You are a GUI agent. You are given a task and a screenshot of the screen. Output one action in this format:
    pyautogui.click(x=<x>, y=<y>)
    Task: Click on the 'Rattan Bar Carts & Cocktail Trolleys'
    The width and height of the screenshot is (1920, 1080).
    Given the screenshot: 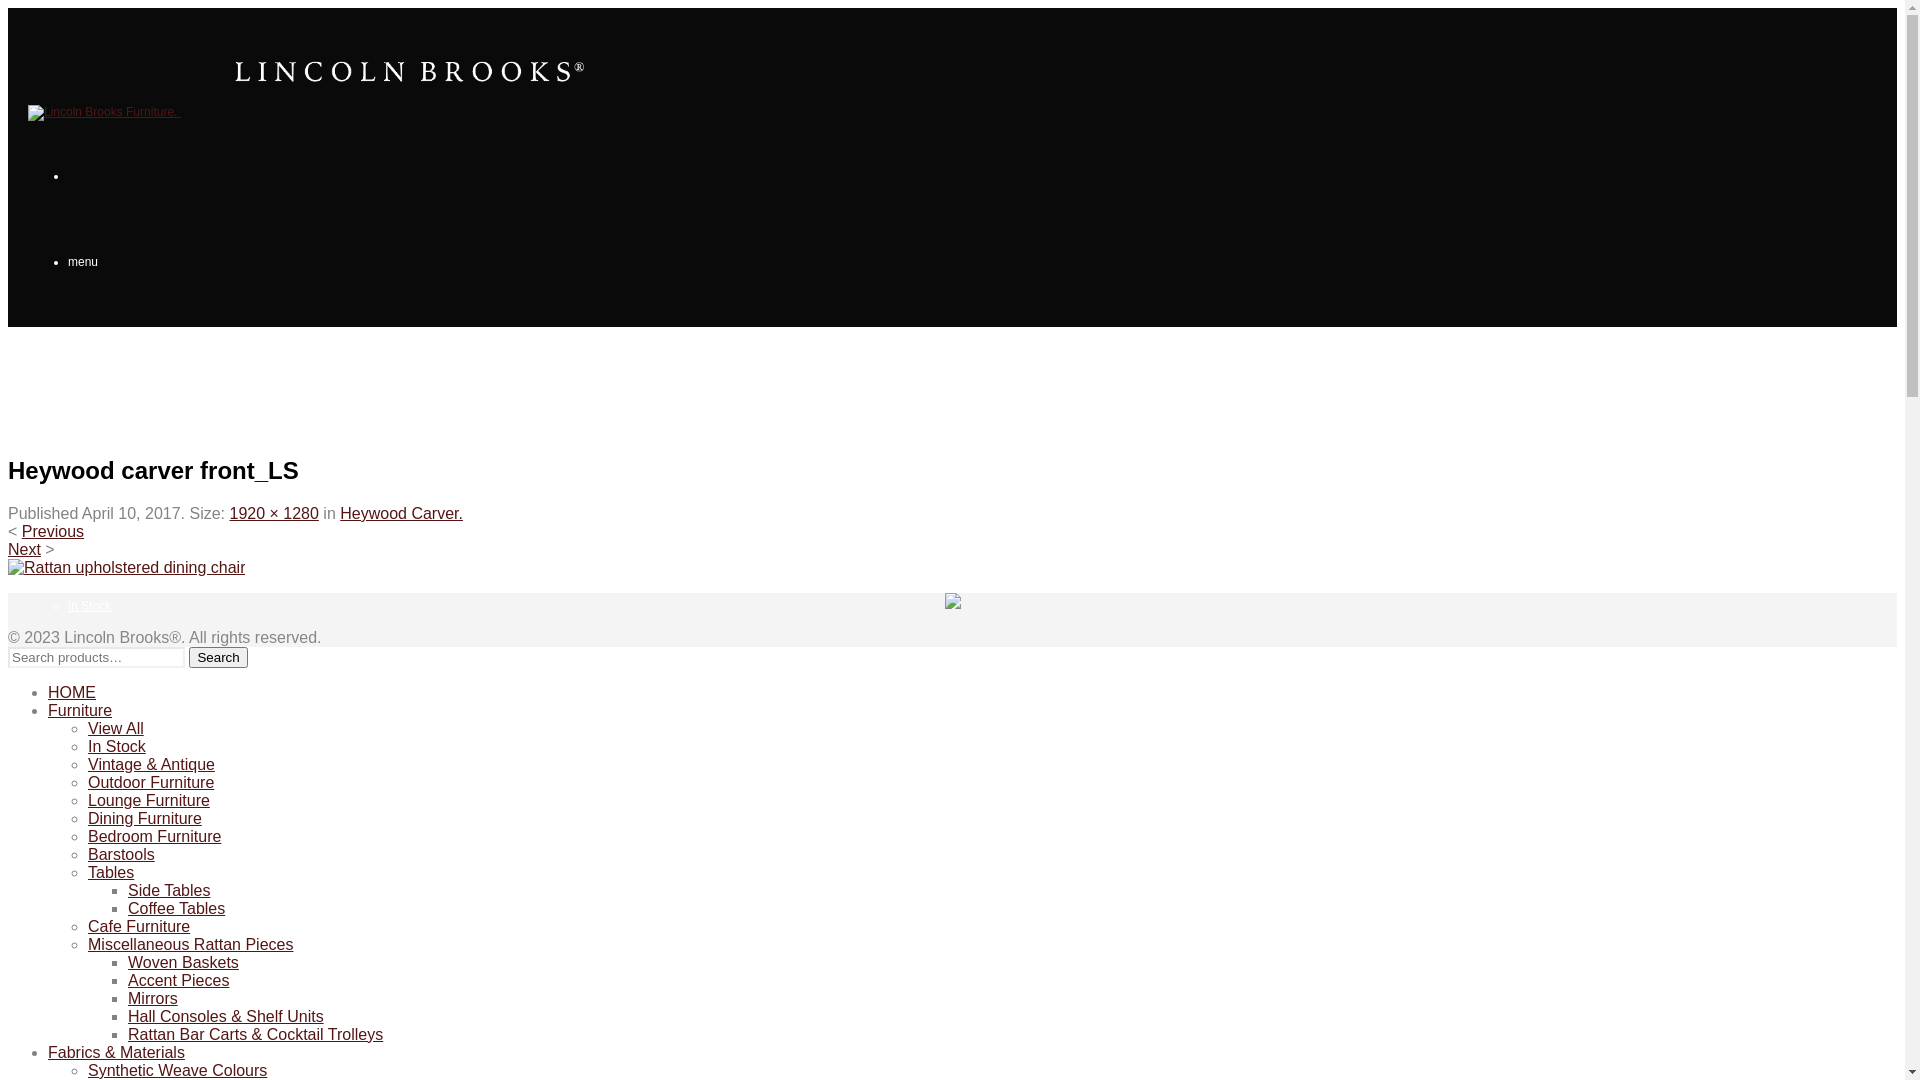 What is the action you would take?
    pyautogui.click(x=127, y=1034)
    